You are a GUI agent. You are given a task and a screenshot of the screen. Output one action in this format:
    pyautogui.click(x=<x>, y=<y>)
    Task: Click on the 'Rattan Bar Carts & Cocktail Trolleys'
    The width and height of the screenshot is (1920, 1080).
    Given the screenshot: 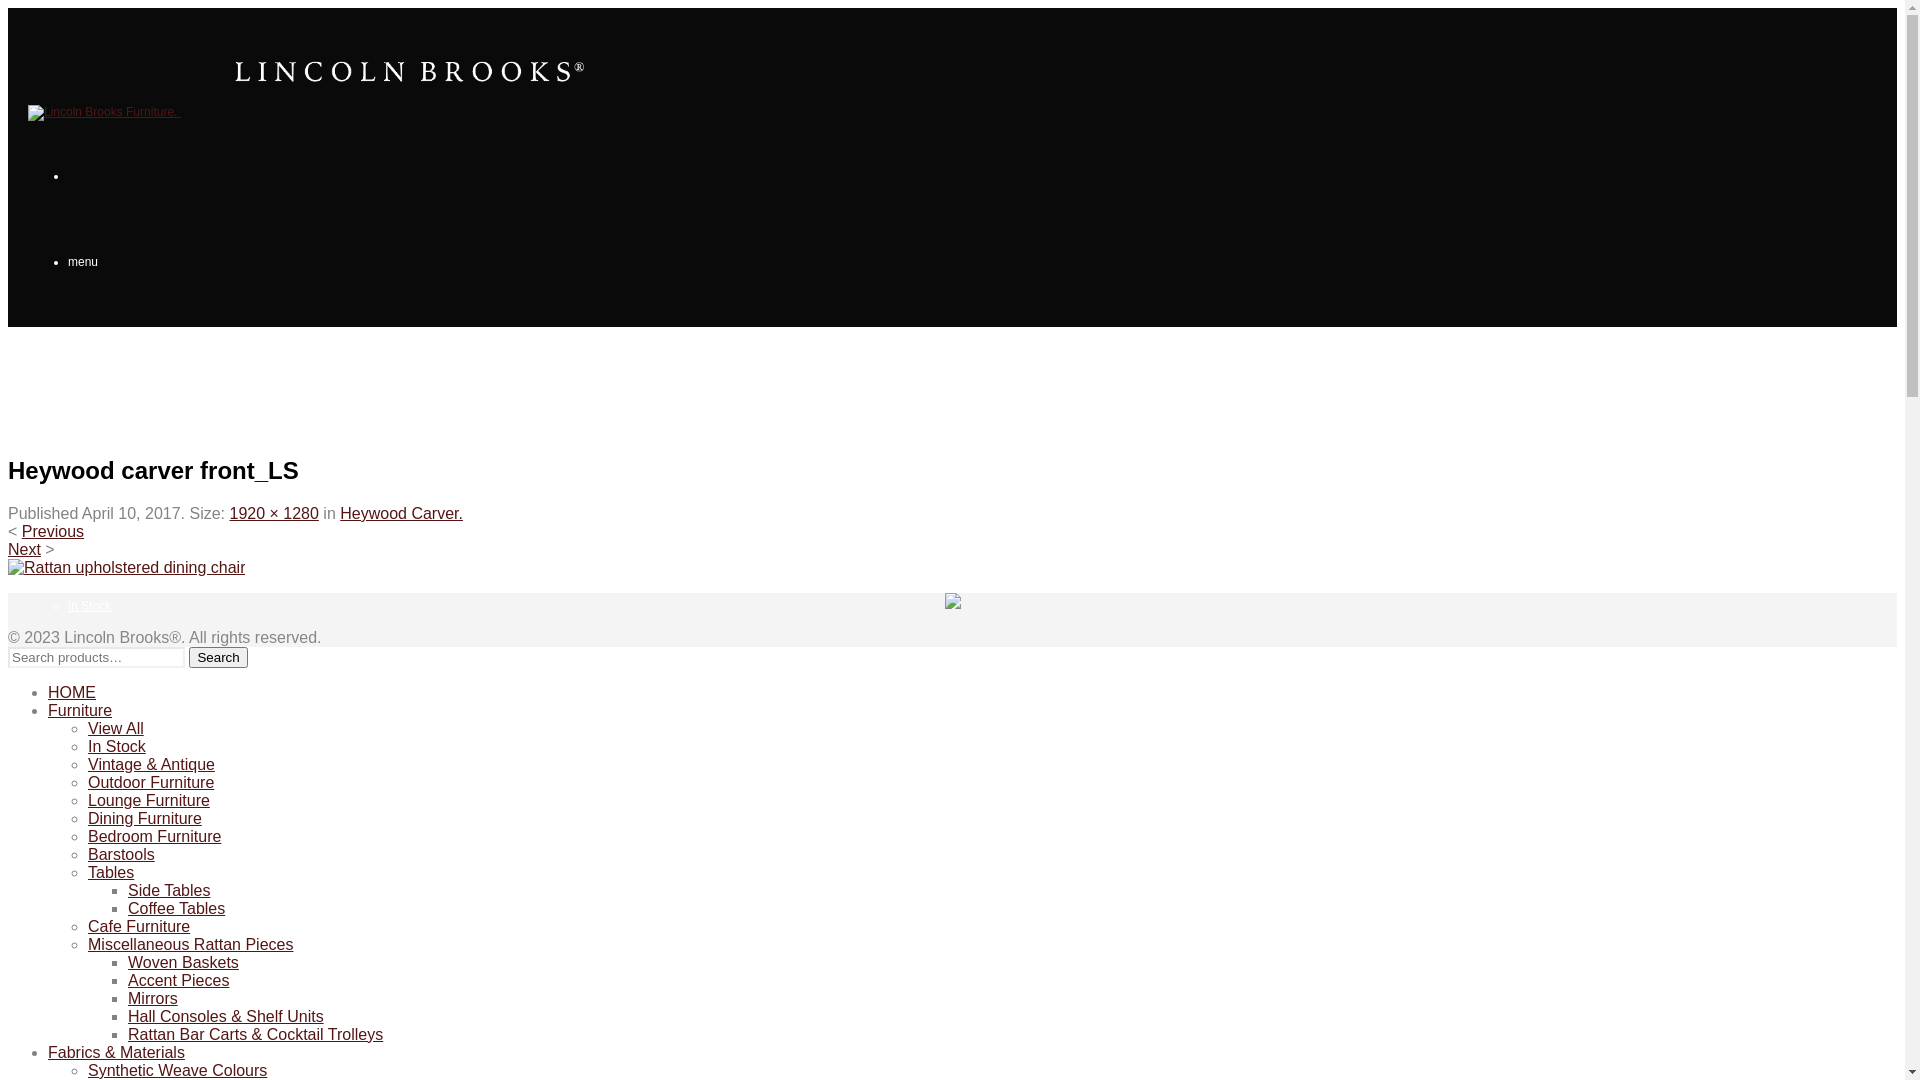 What is the action you would take?
    pyautogui.click(x=127, y=1034)
    